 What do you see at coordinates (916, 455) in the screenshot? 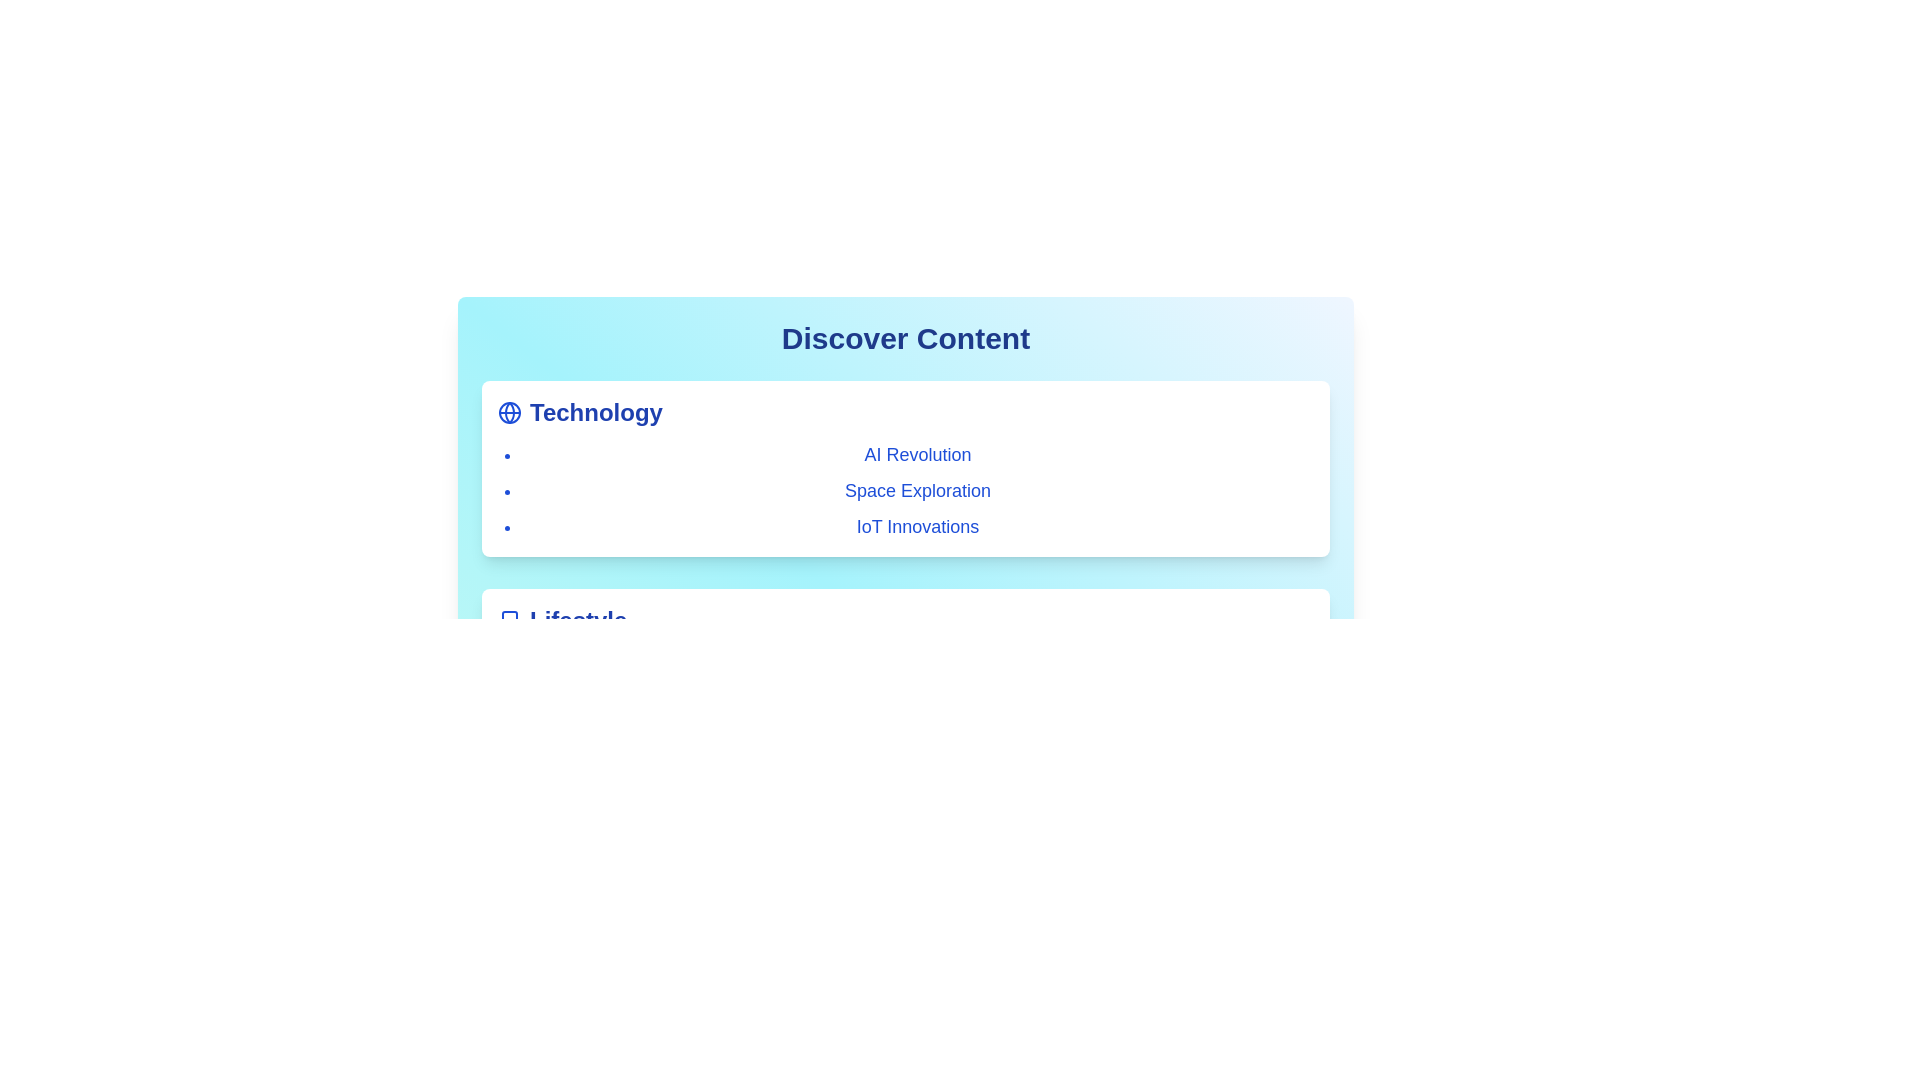
I see `the category or item AI Revolution to view its hover effect` at bounding box center [916, 455].